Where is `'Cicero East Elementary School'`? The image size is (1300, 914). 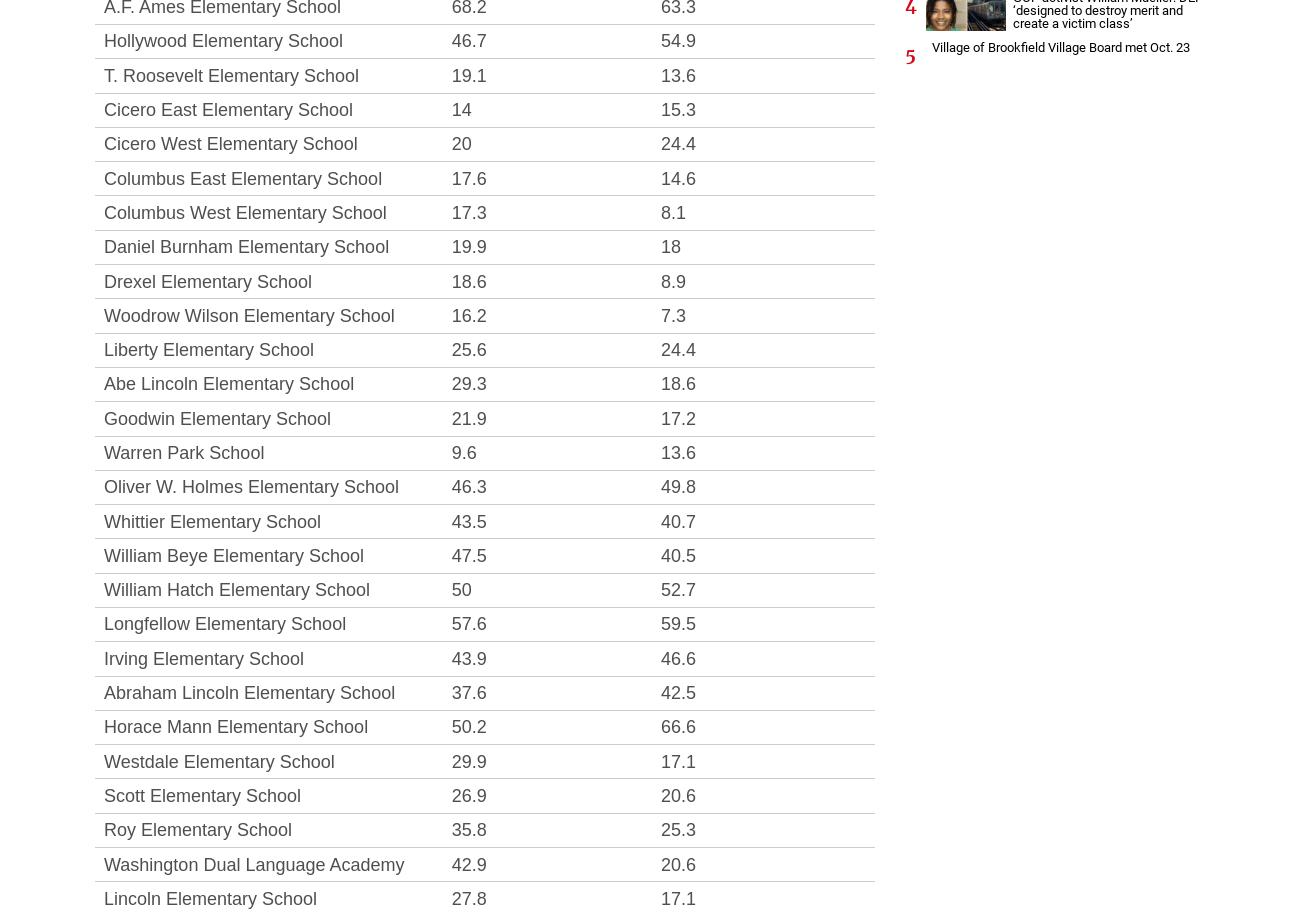 'Cicero East Elementary School' is located at coordinates (227, 110).